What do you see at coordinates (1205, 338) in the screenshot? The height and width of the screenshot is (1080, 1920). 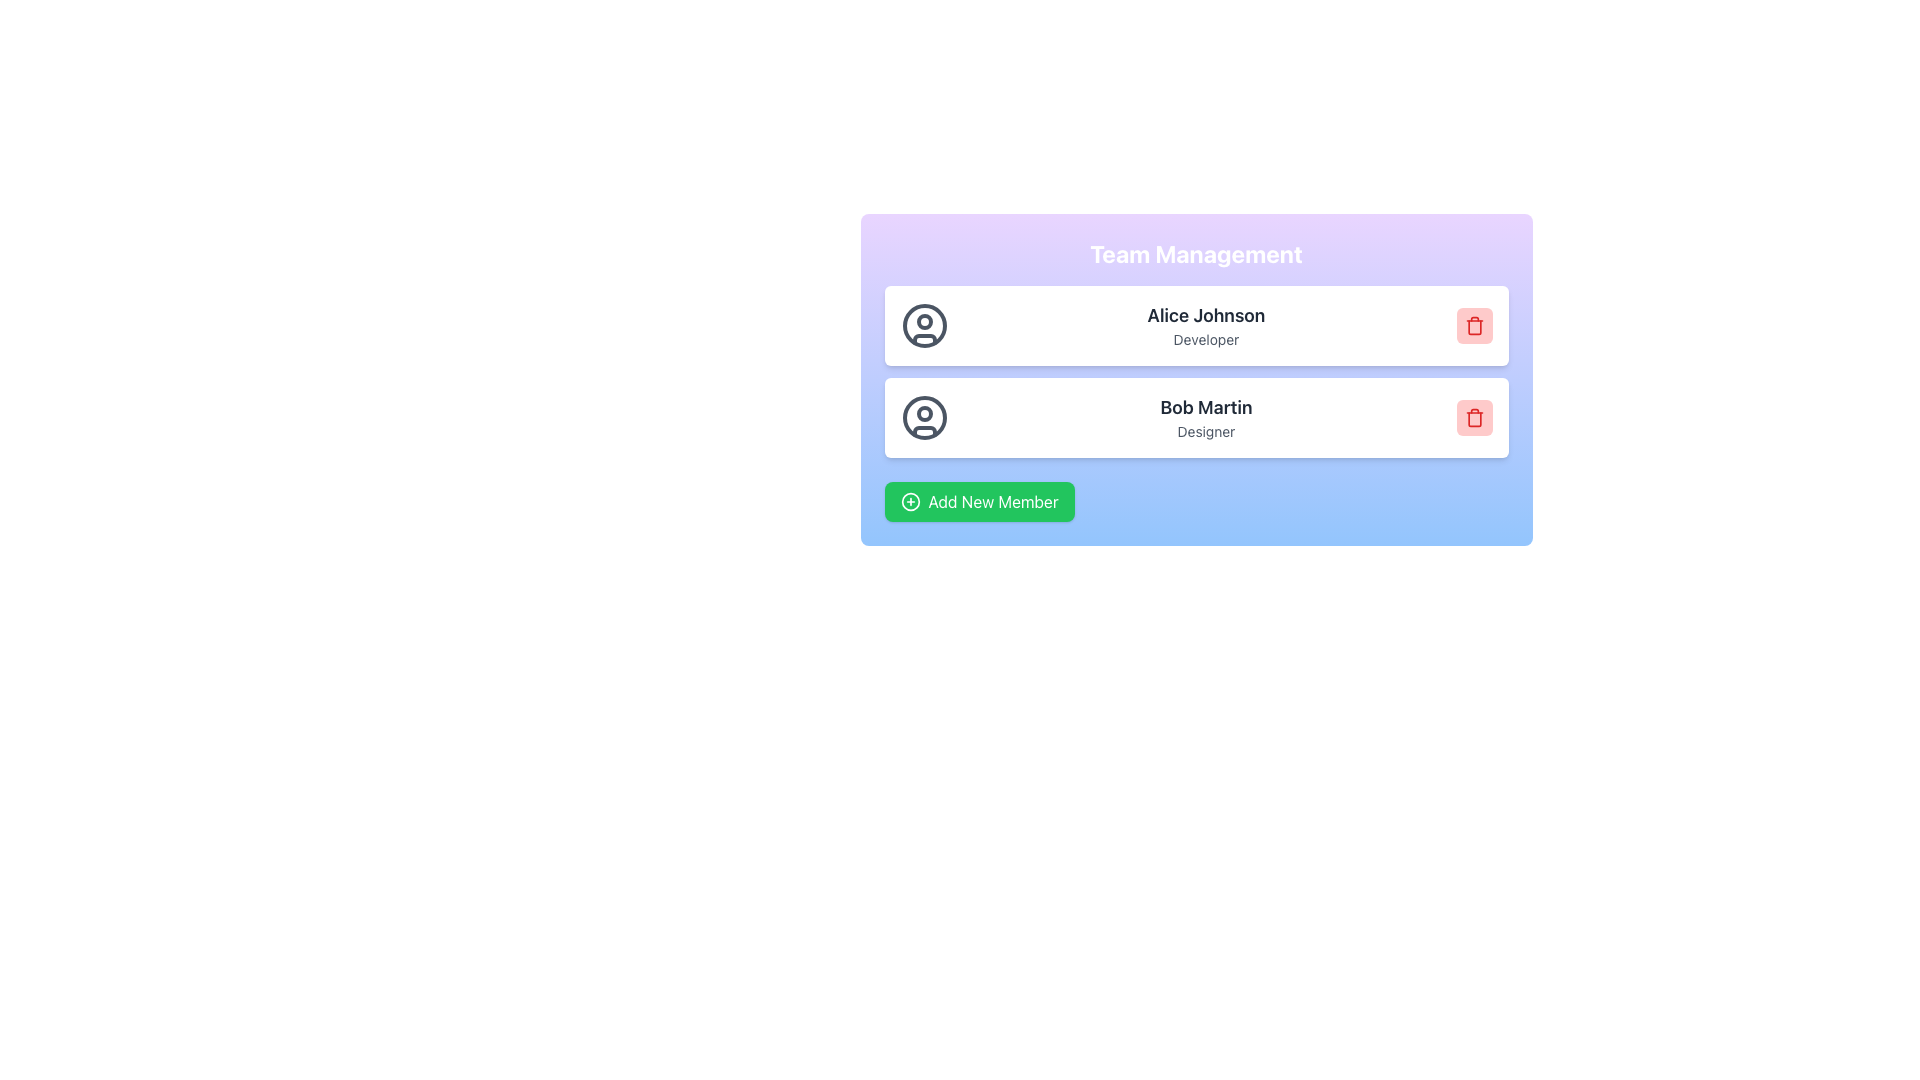 I see `the static text label displaying 'Developer', located below the name label 'Alice Johnson' in the 'Team Management' section` at bounding box center [1205, 338].